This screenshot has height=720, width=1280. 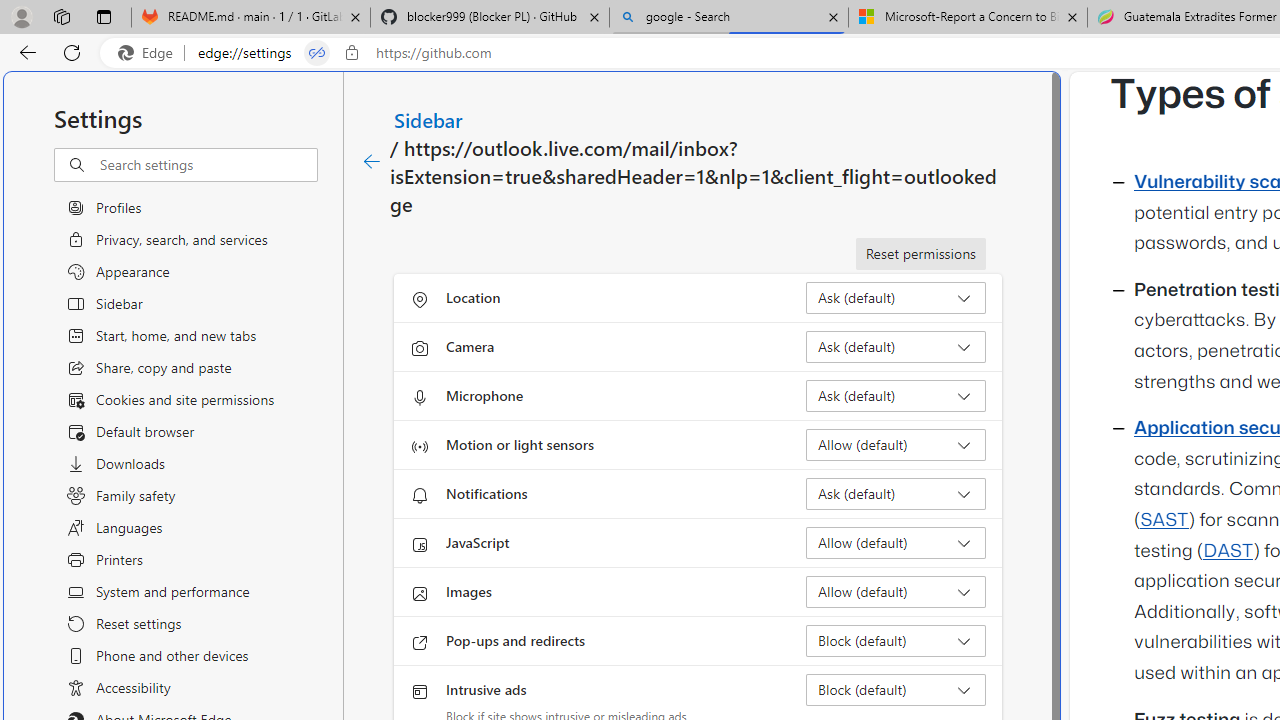 I want to click on 'DAST', so click(x=1227, y=551).